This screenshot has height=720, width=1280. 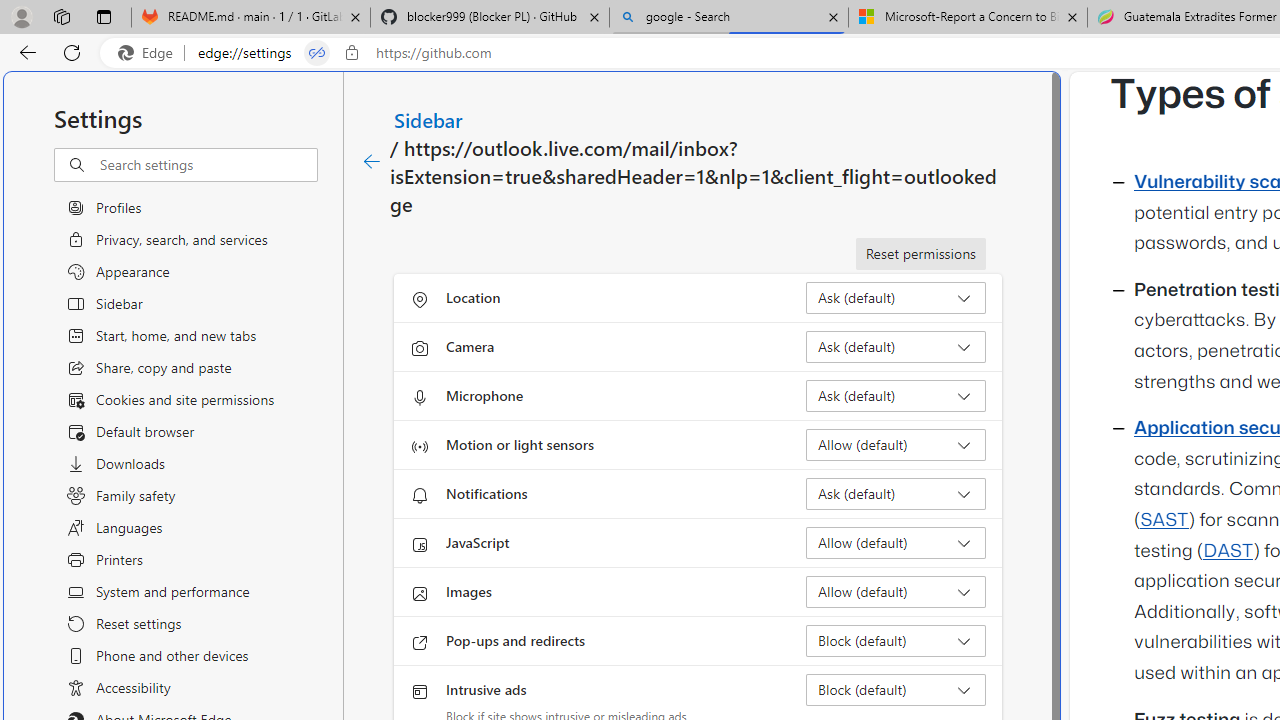 I want to click on 'DAST', so click(x=1227, y=551).